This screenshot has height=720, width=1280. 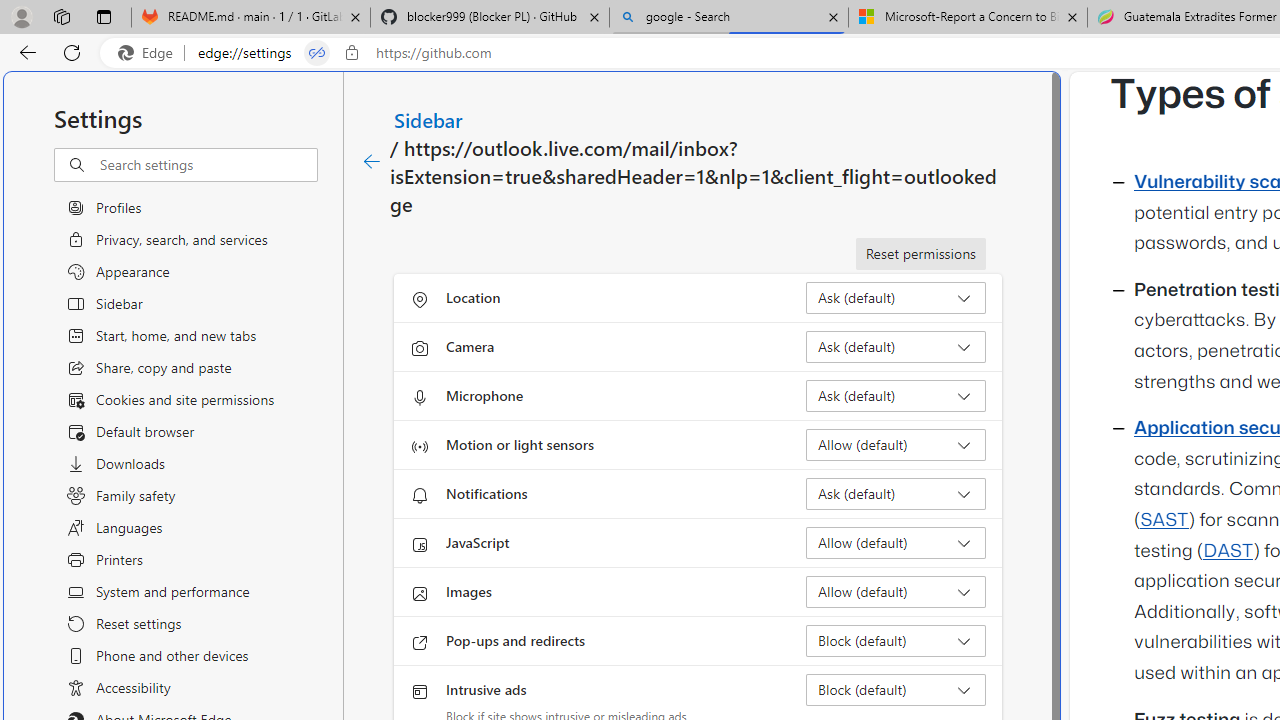 I want to click on 'DAST', so click(x=1227, y=551).